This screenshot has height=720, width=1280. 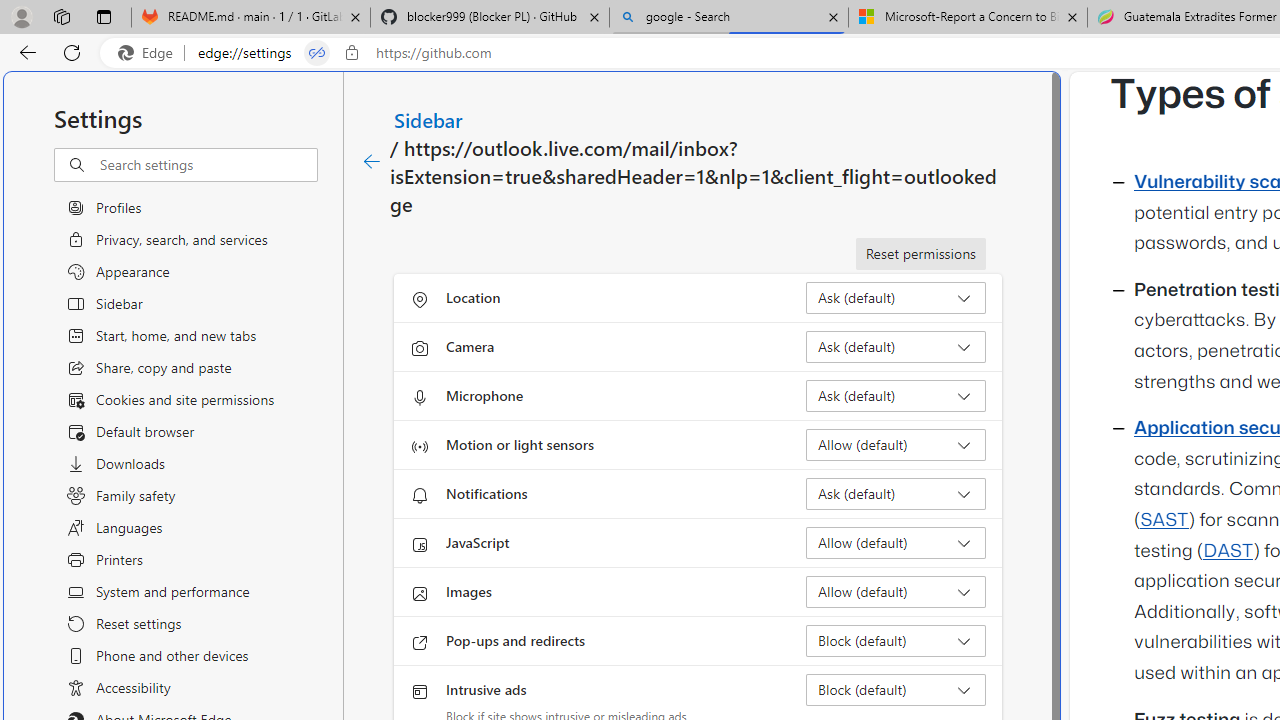 I want to click on 'DAST', so click(x=1227, y=551).